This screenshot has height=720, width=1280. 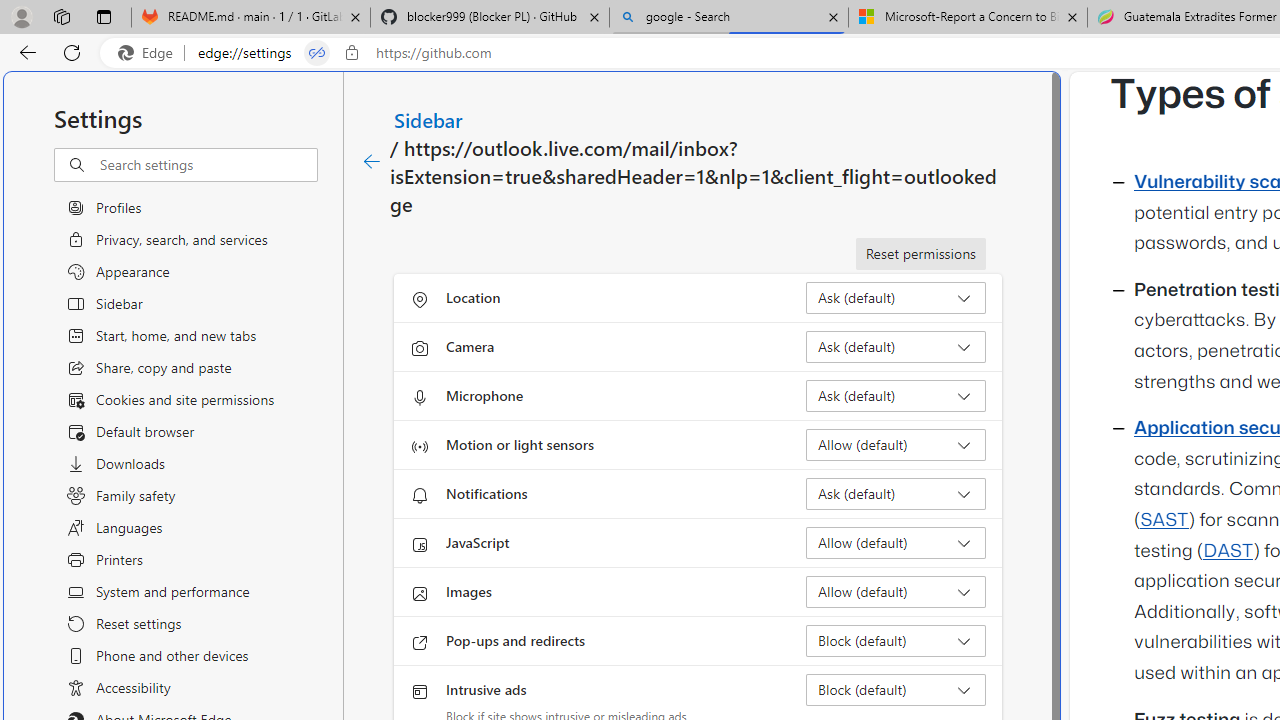 I want to click on 'DAST', so click(x=1227, y=551).